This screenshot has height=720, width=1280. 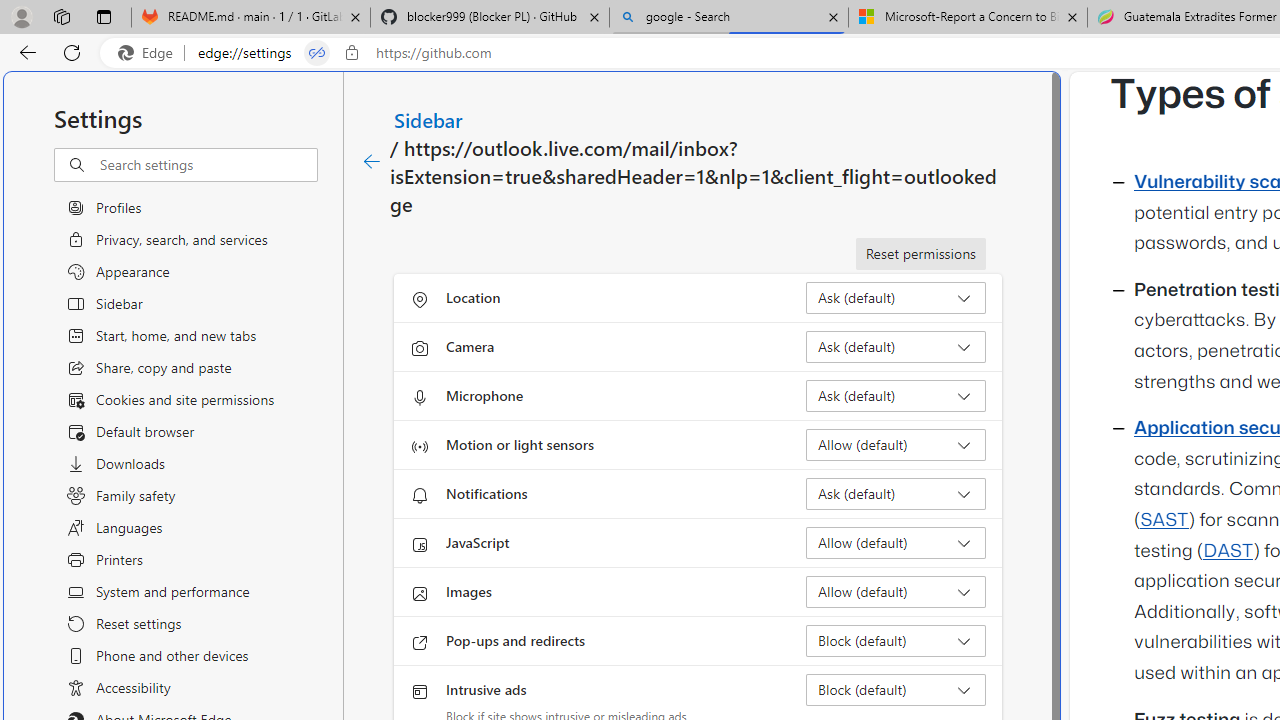 I want to click on 'DAST', so click(x=1227, y=551).